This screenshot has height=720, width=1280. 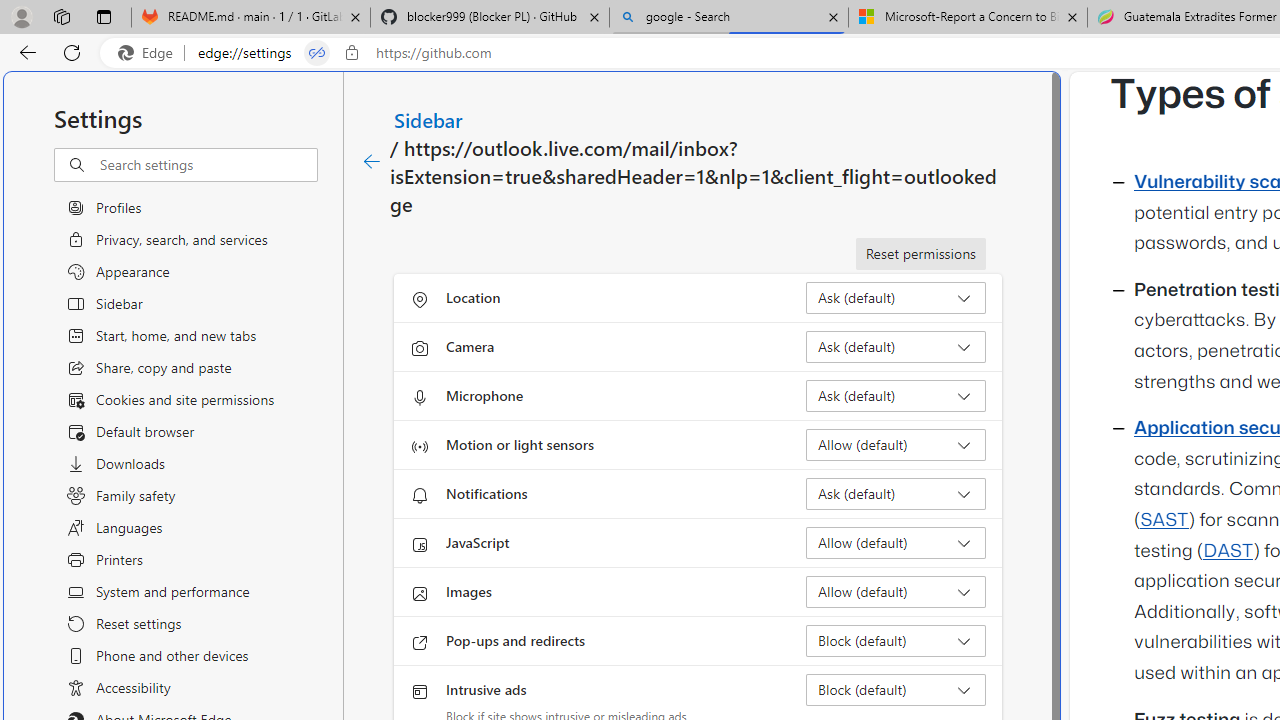 I want to click on 'DAST', so click(x=1227, y=551).